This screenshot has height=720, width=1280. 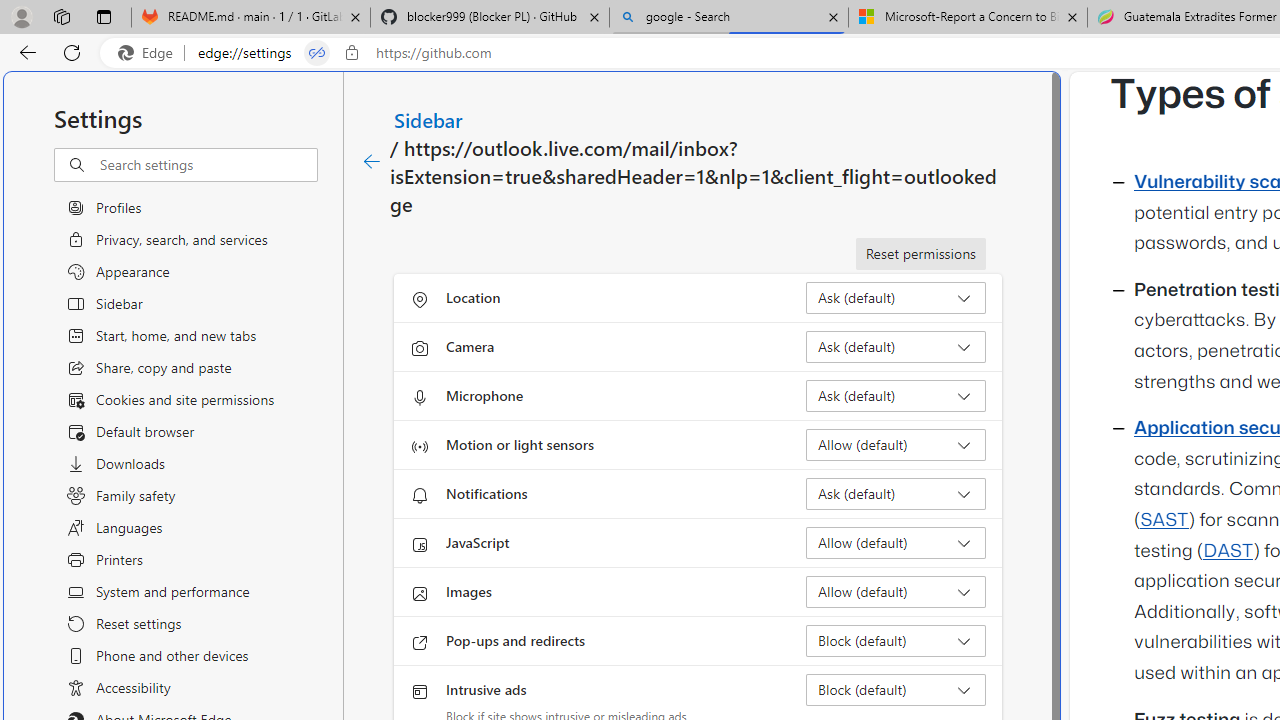 I want to click on 'DAST', so click(x=1227, y=551).